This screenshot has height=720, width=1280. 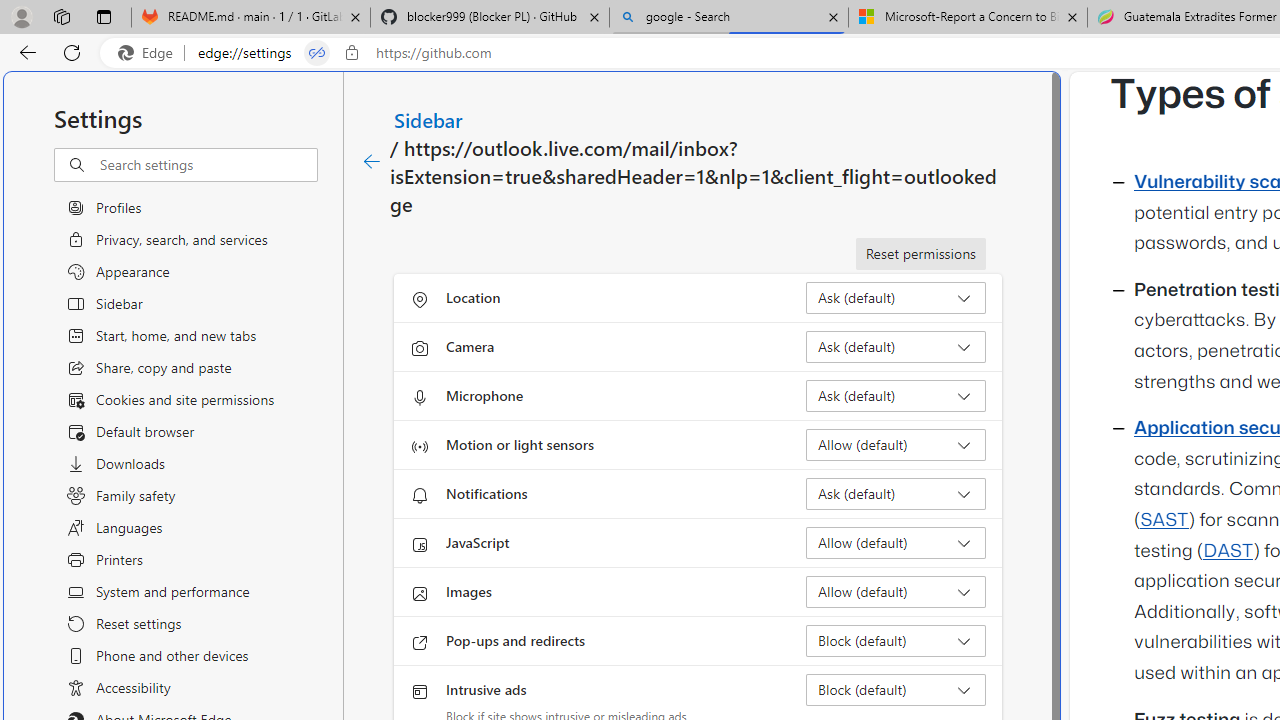 I want to click on 'DAST', so click(x=1227, y=551).